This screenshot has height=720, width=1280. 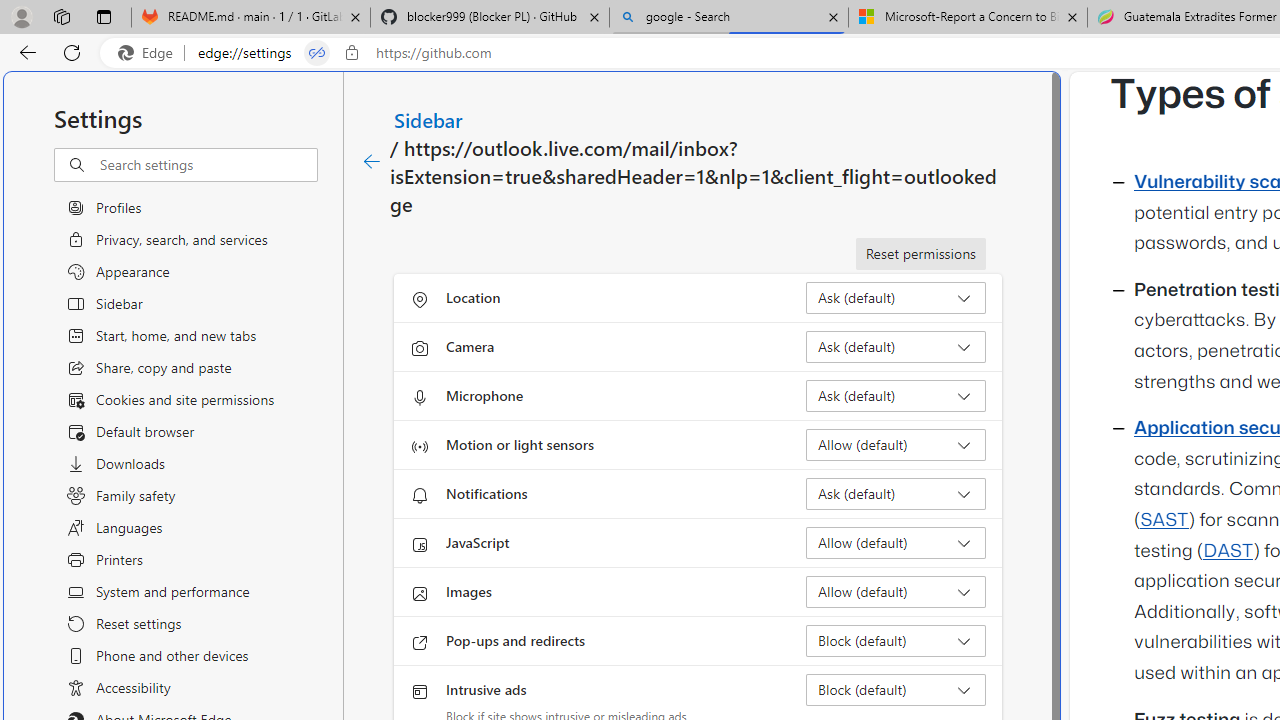 I want to click on 'DAST', so click(x=1227, y=551).